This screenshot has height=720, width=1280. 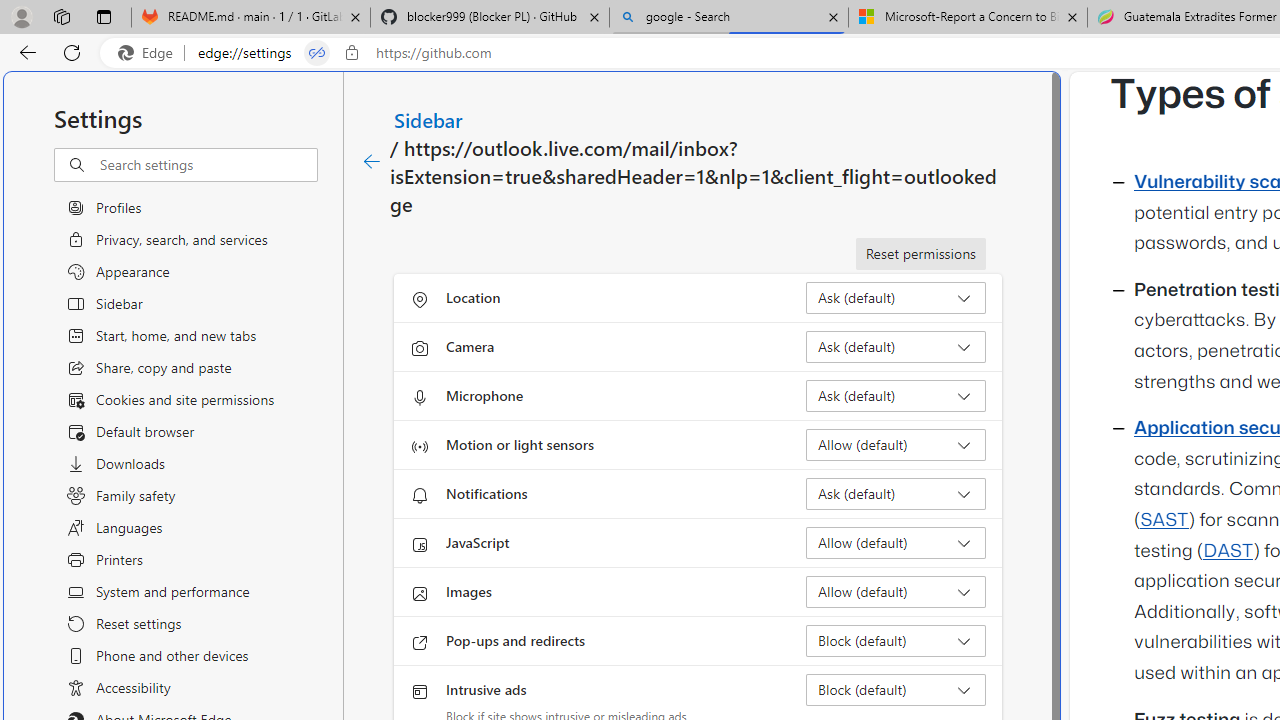 I want to click on 'DAST', so click(x=1227, y=551).